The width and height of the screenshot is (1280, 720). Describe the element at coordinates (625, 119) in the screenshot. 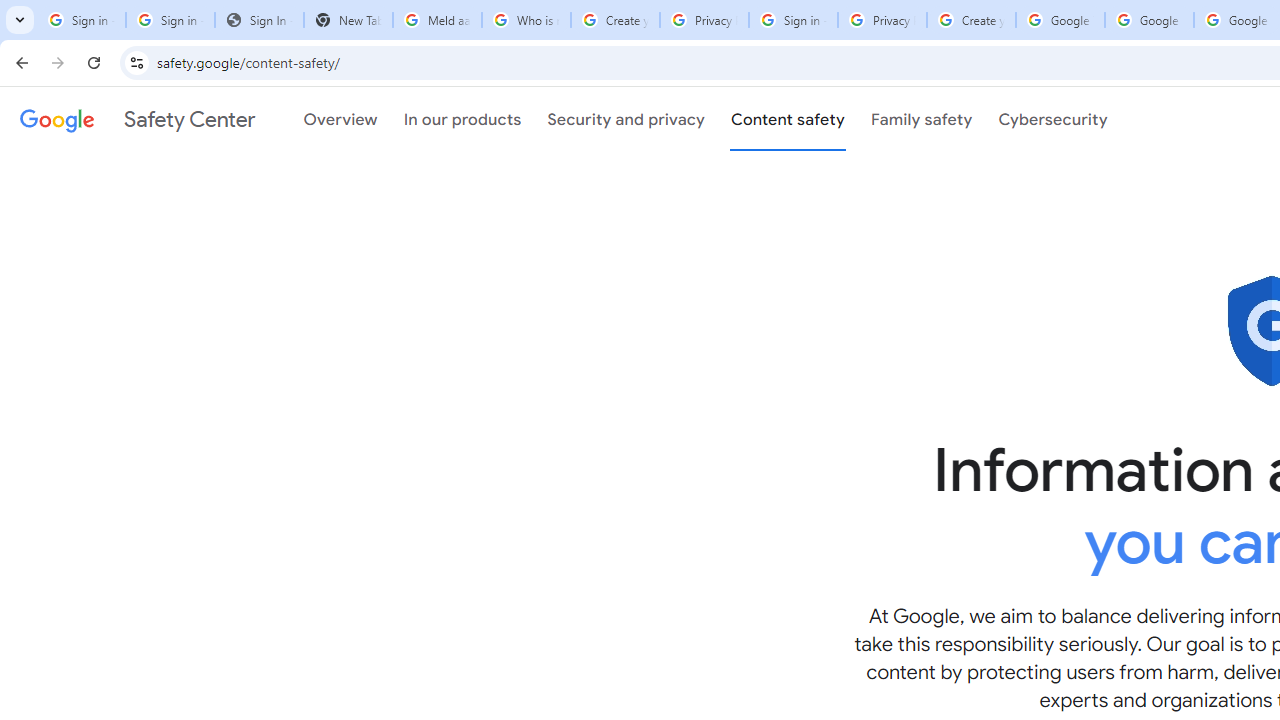

I see `'Security and privacy'` at that location.